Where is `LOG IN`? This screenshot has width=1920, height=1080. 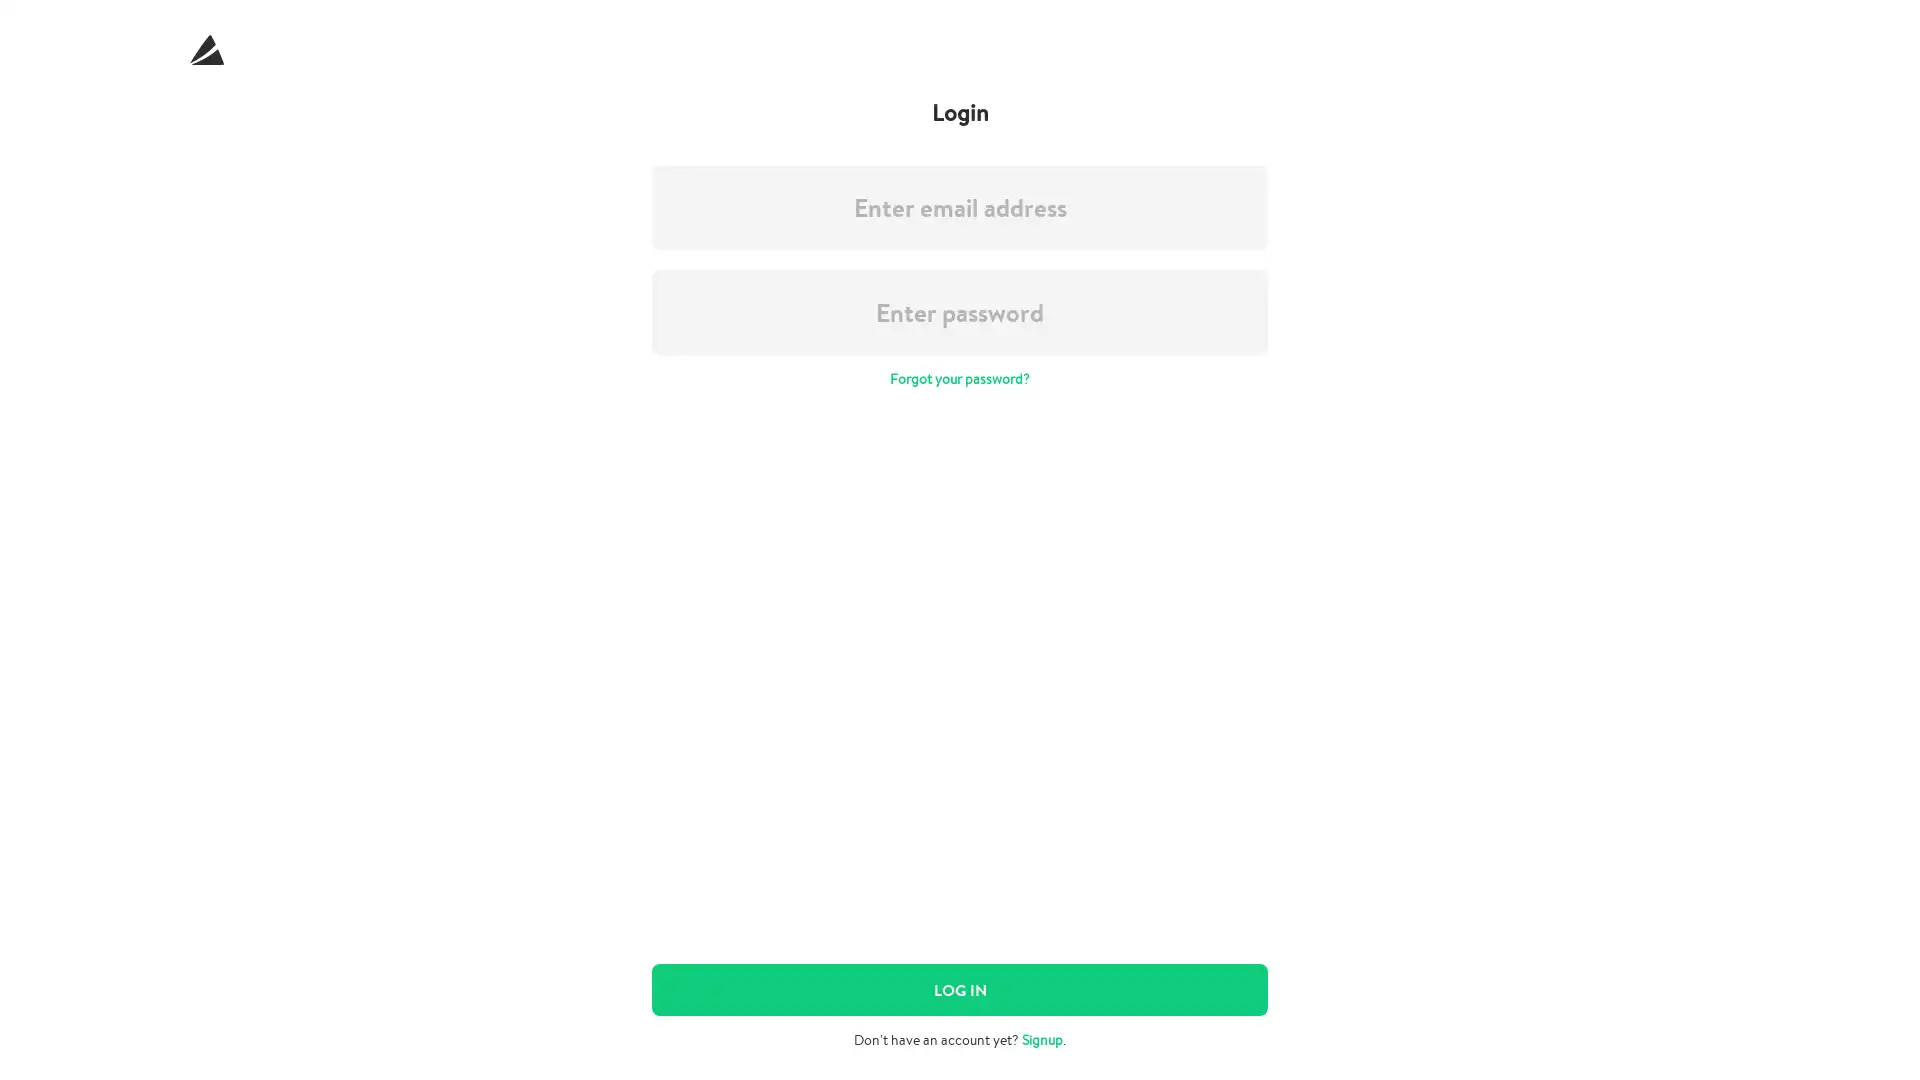
LOG IN is located at coordinates (960, 990).